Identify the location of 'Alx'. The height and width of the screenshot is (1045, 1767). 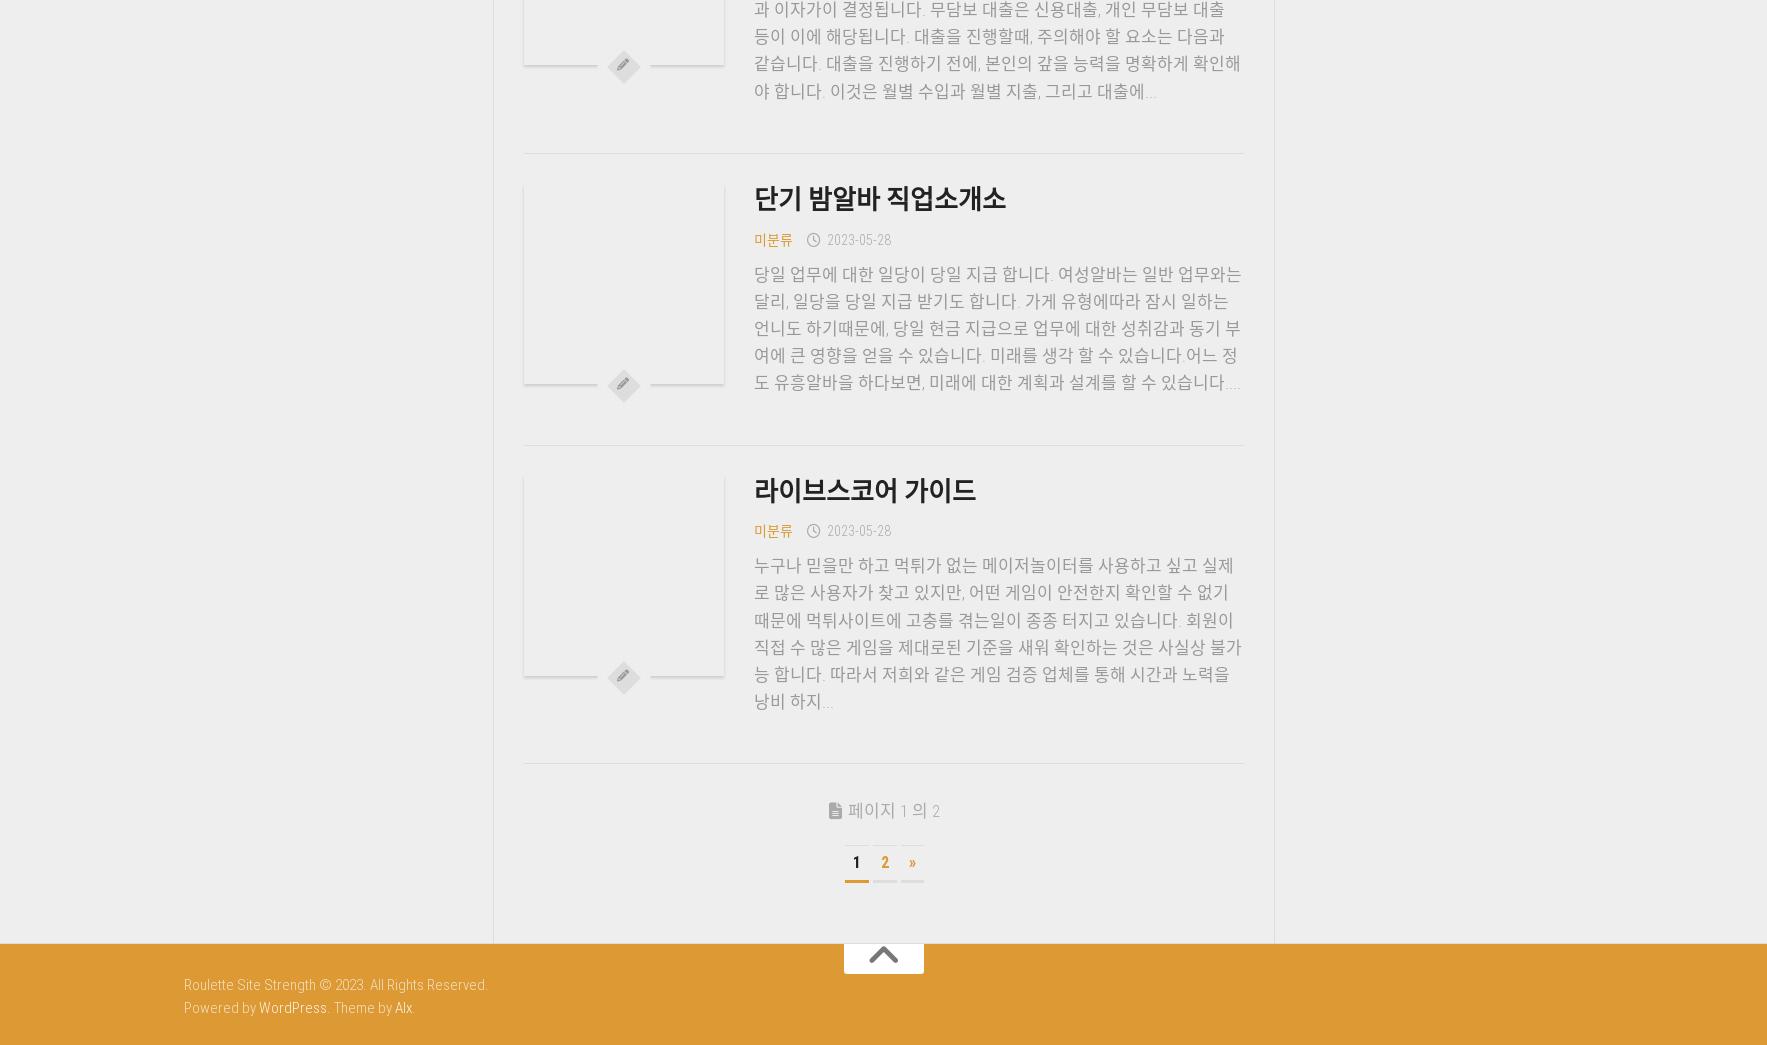
(402, 1006).